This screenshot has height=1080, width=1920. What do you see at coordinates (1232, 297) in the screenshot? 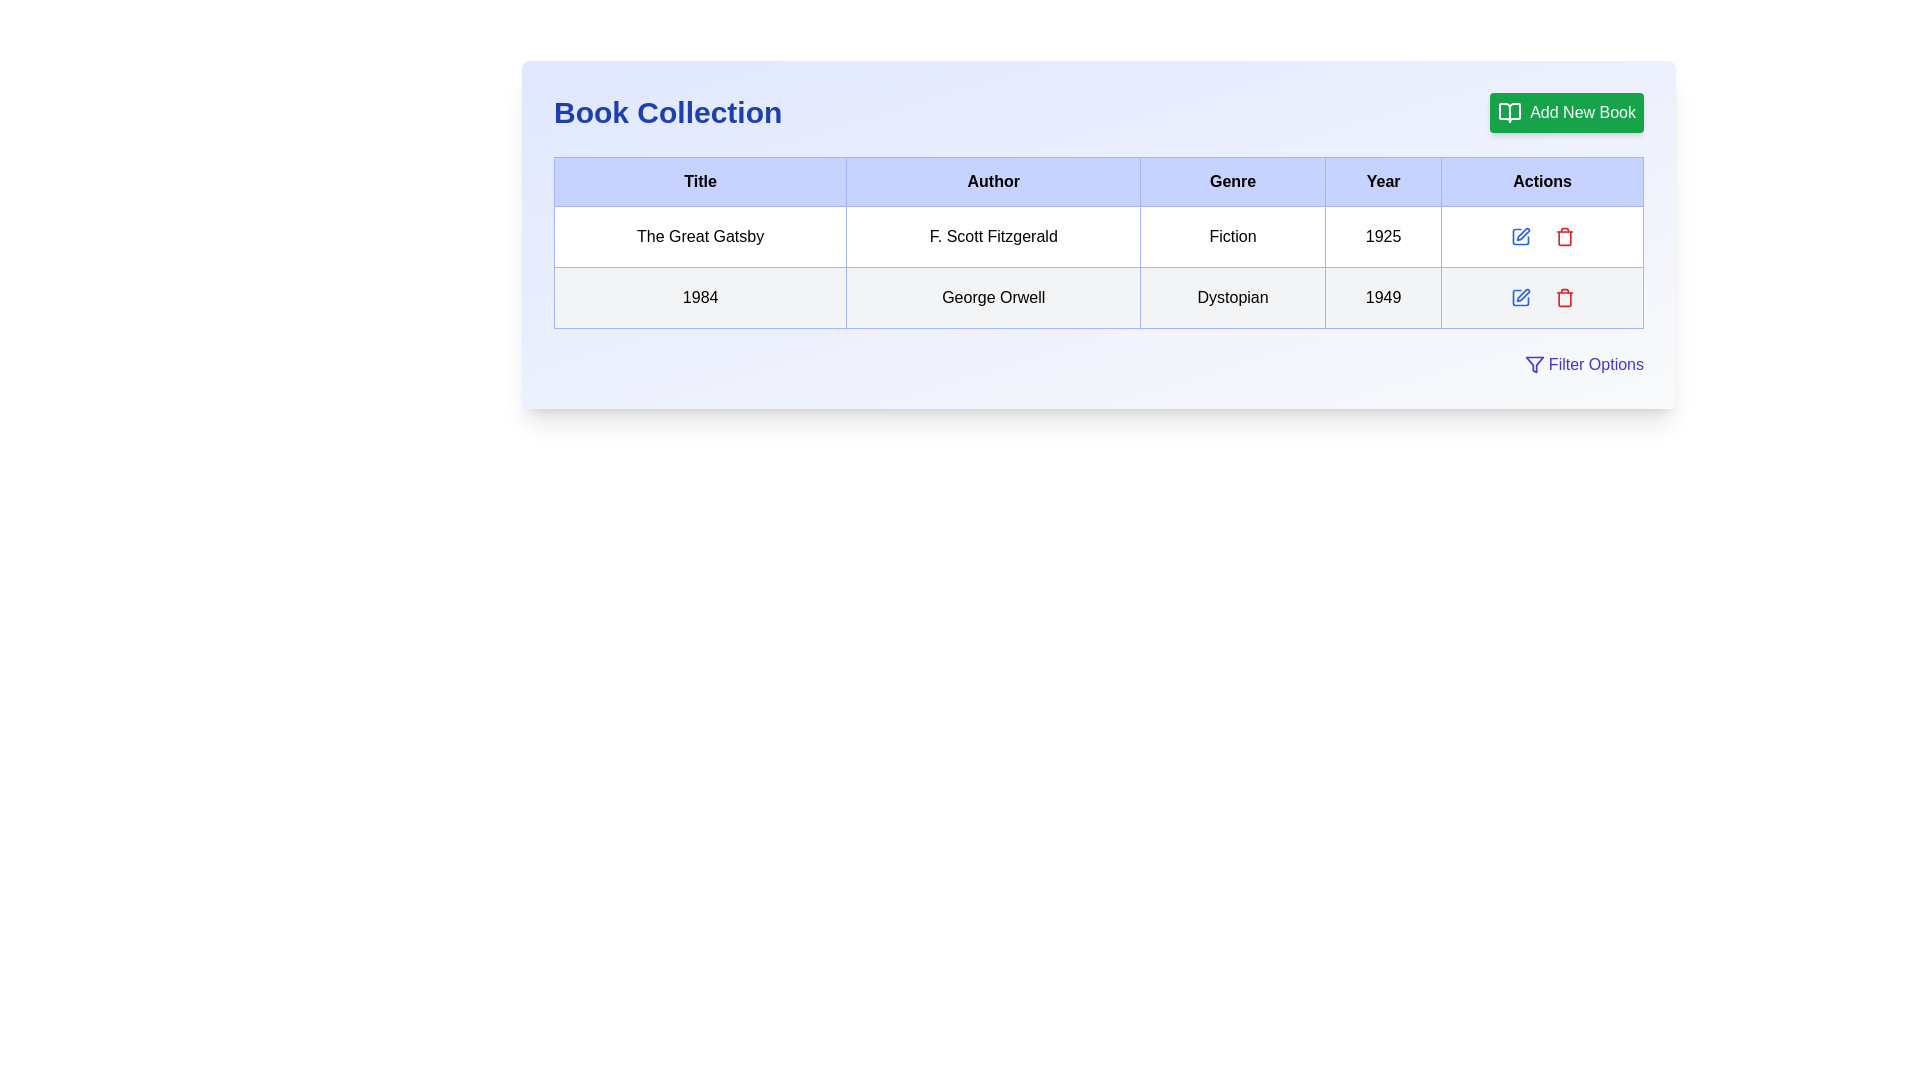
I see `the text label displaying 'Dystopian' in black font within the 'Book Collection' section, located in the third column and second row of the table` at bounding box center [1232, 297].